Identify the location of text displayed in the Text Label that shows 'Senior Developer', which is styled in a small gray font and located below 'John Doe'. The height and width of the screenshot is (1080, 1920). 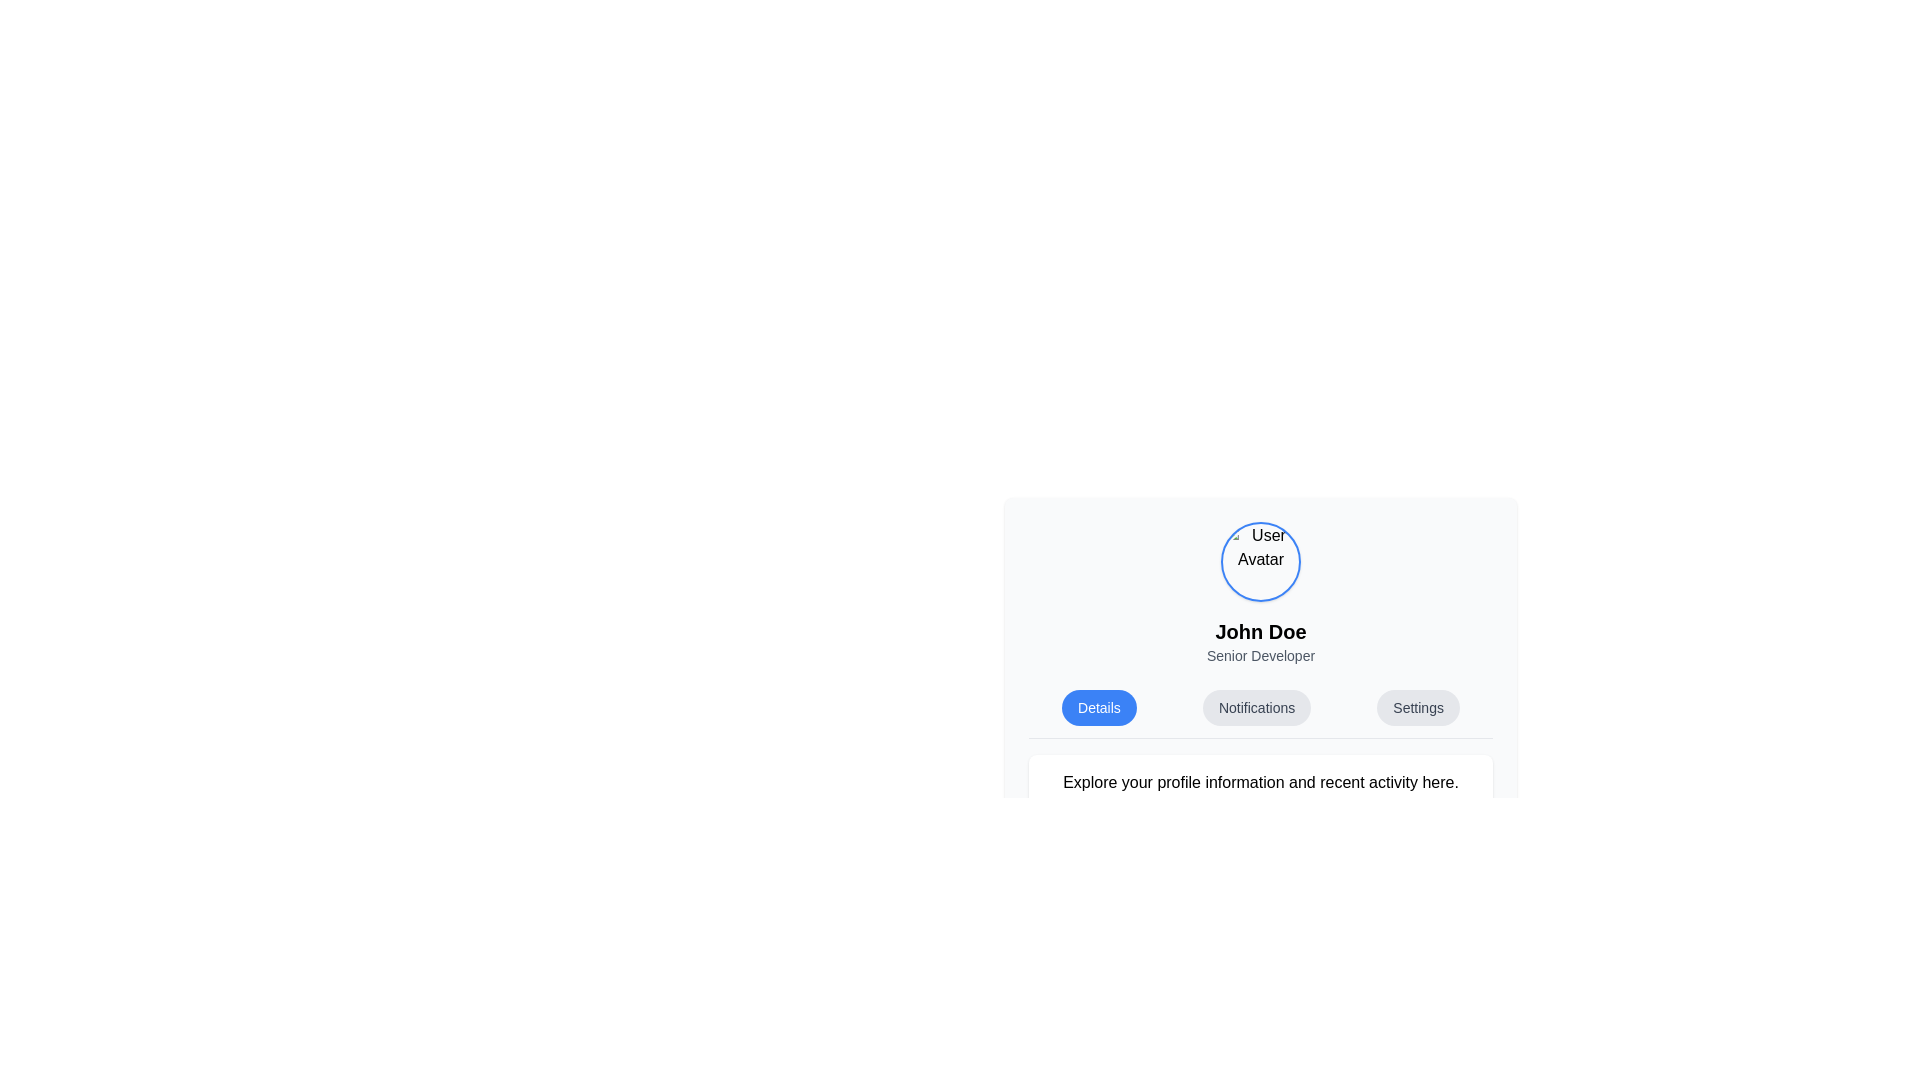
(1260, 655).